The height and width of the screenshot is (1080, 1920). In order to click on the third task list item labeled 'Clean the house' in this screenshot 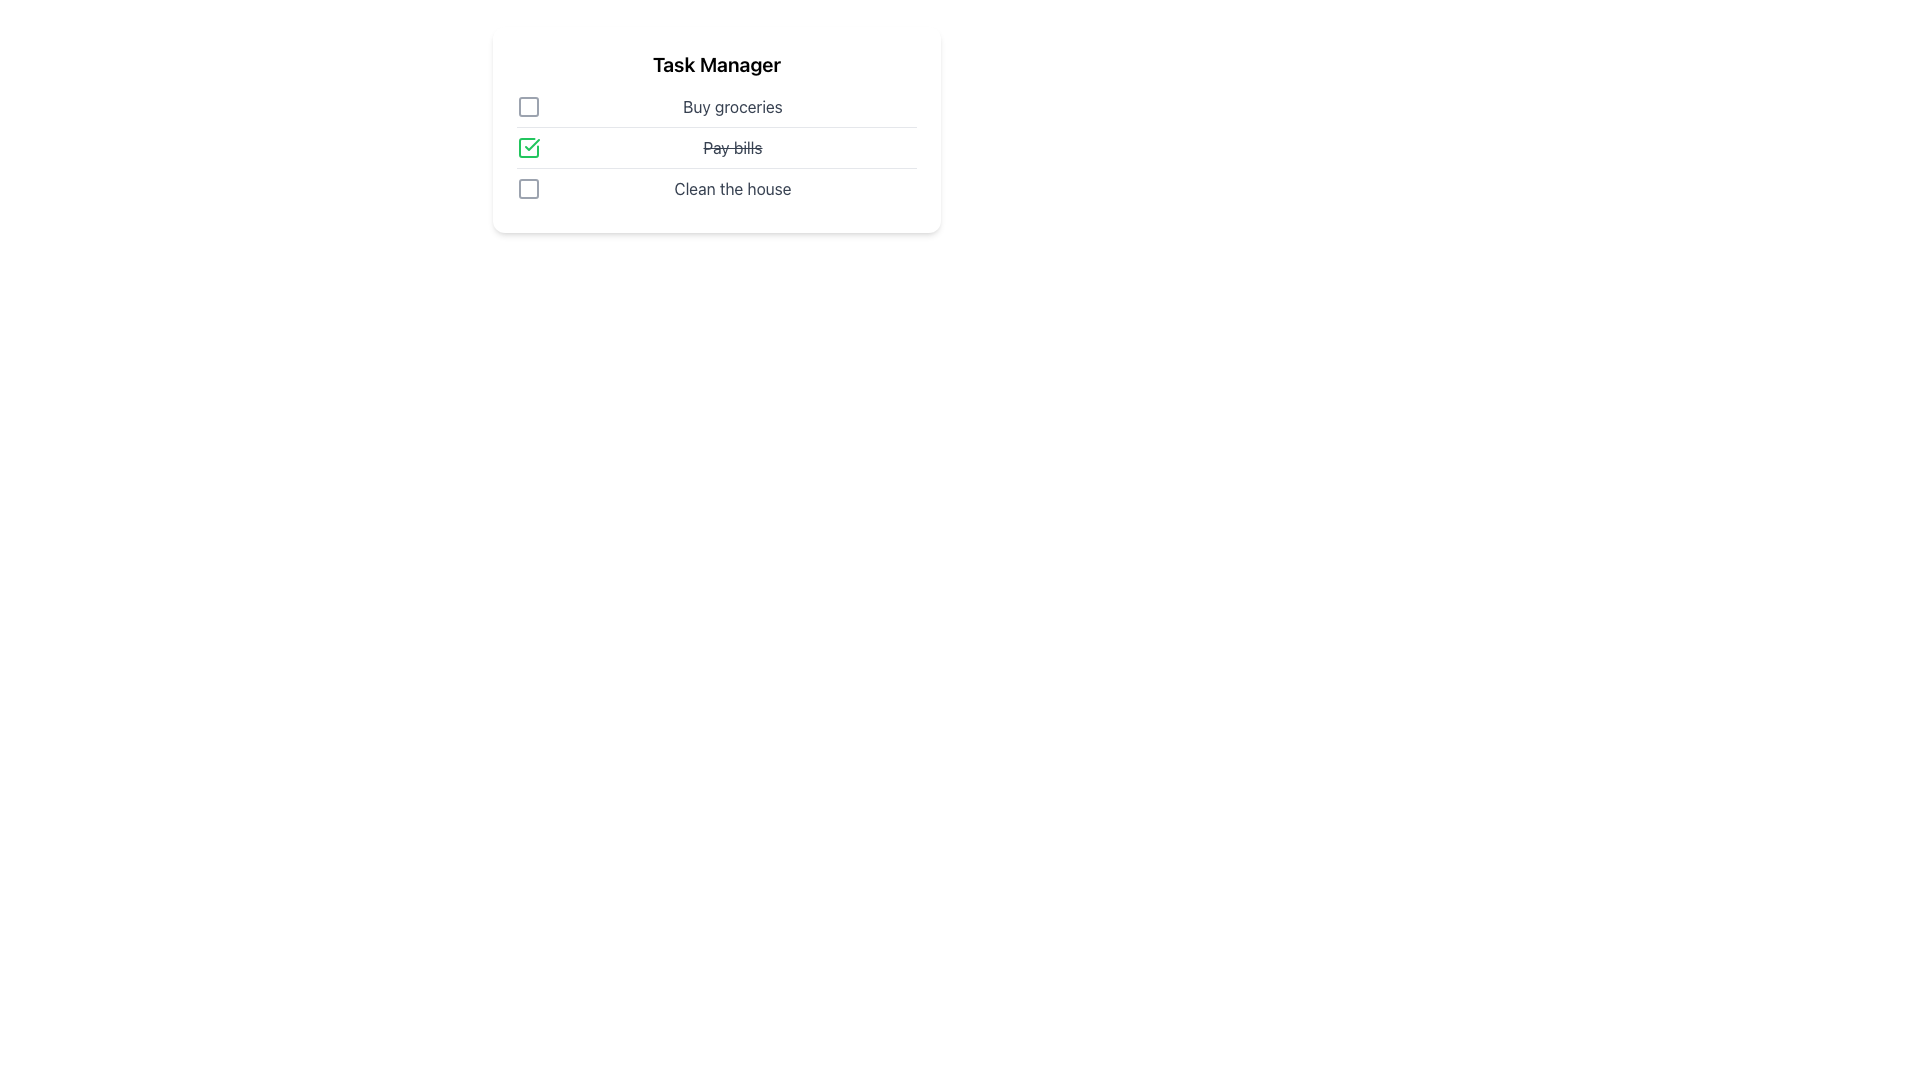, I will do `click(716, 192)`.